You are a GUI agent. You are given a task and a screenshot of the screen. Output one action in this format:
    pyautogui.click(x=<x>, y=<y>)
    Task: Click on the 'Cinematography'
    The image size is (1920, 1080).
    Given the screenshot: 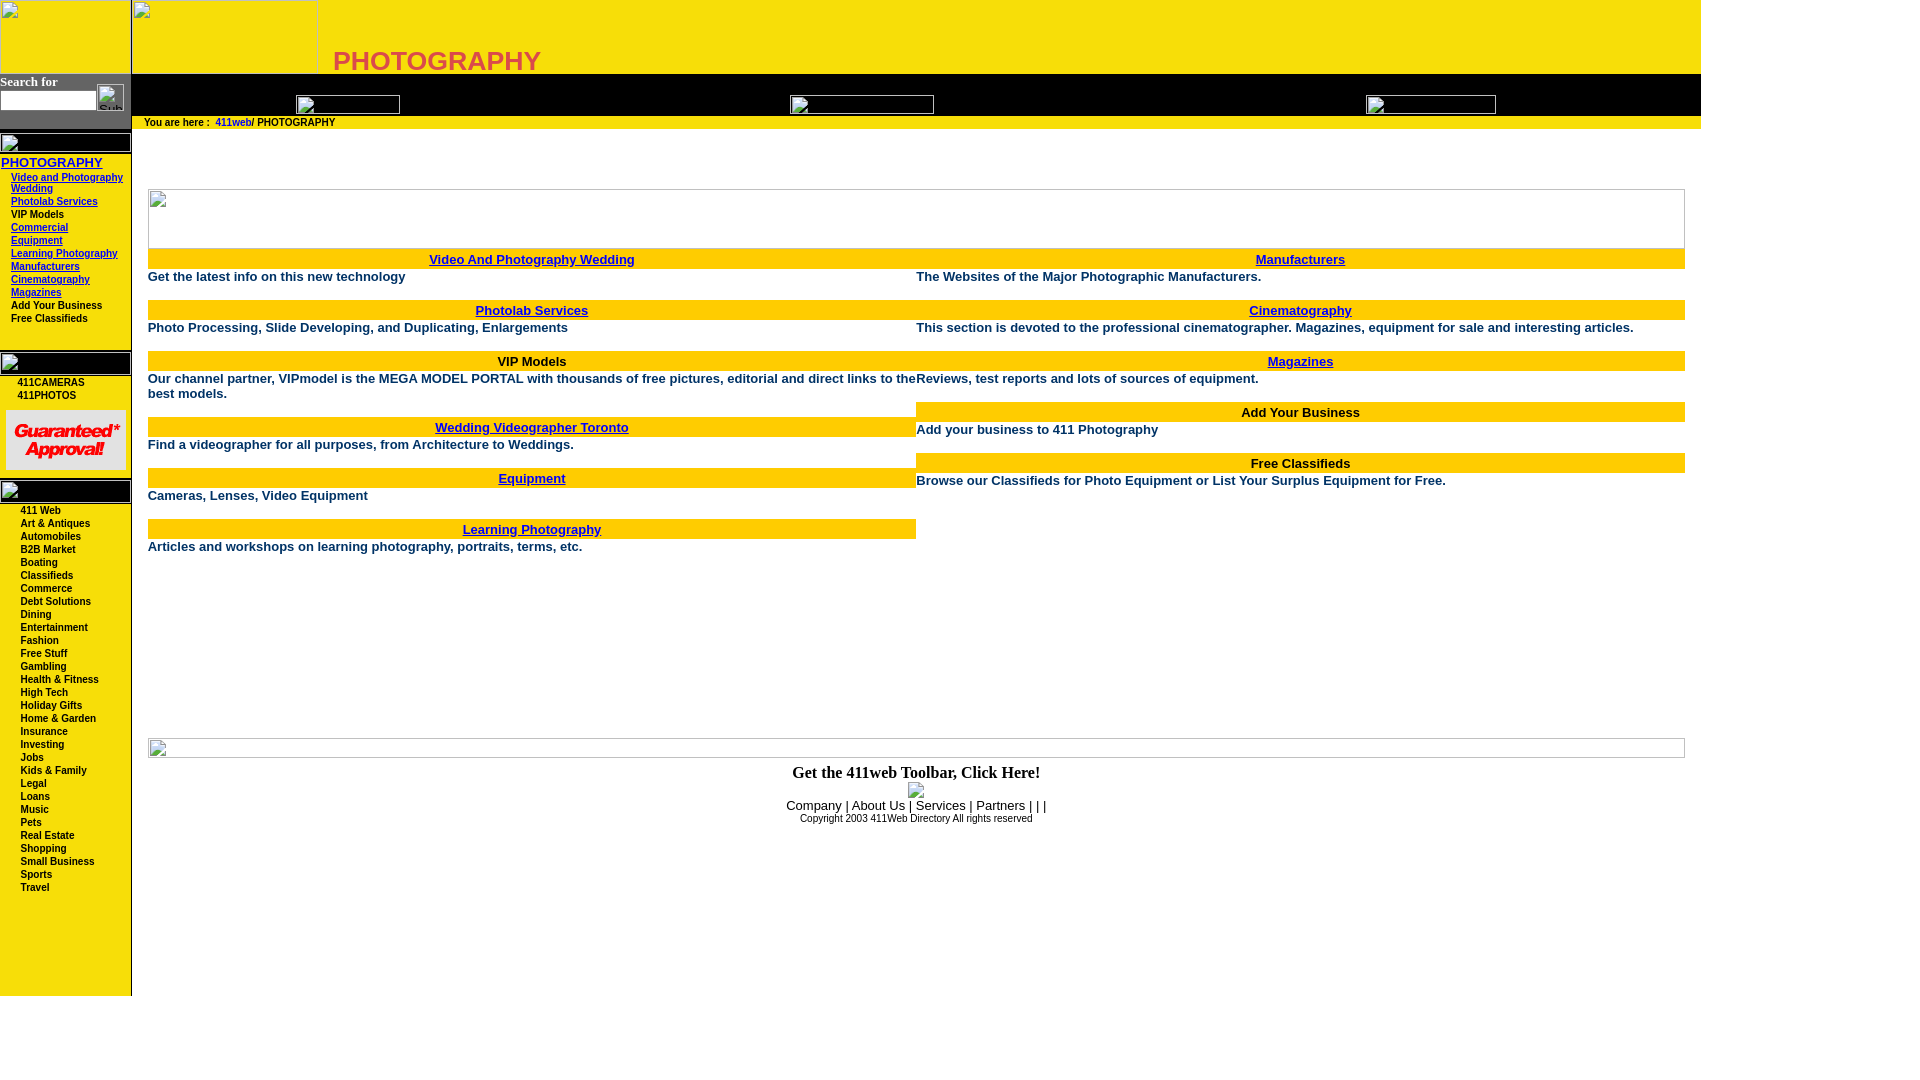 What is the action you would take?
    pyautogui.click(x=50, y=279)
    